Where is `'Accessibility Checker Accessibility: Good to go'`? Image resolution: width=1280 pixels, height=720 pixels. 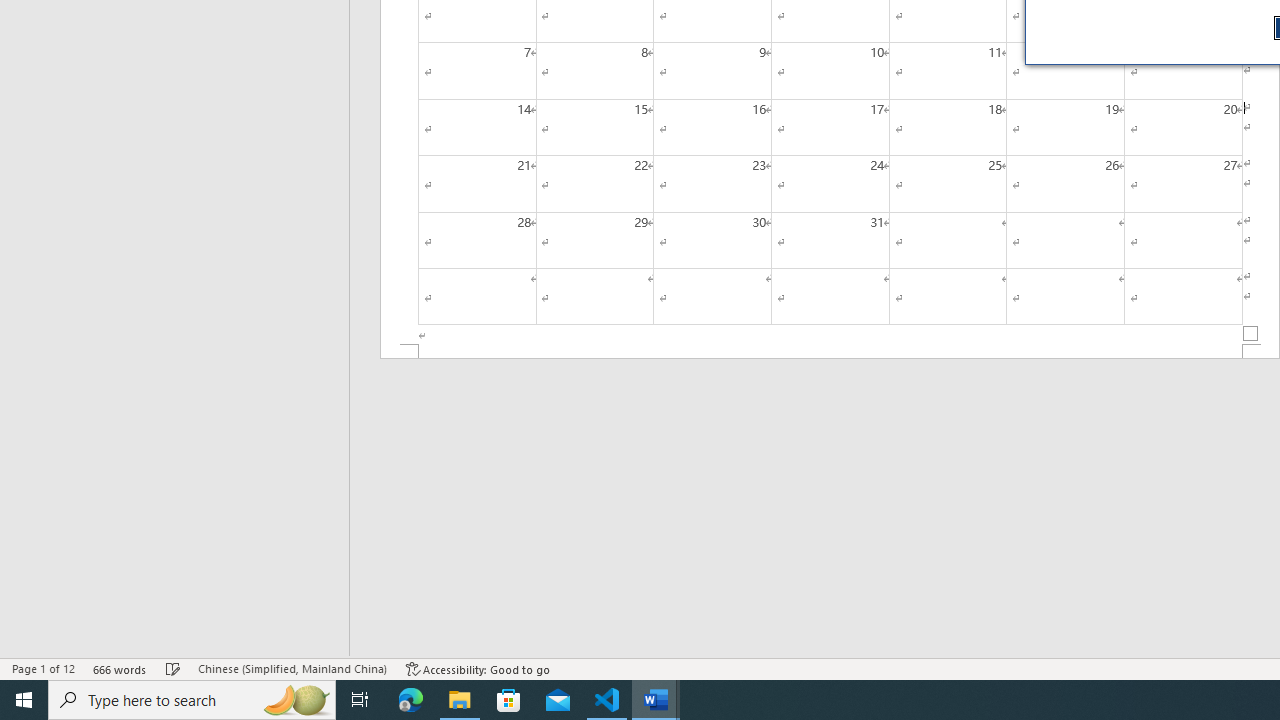
'Accessibility Checker Accessibility: Good to go' is located at coordinates (477, 669).